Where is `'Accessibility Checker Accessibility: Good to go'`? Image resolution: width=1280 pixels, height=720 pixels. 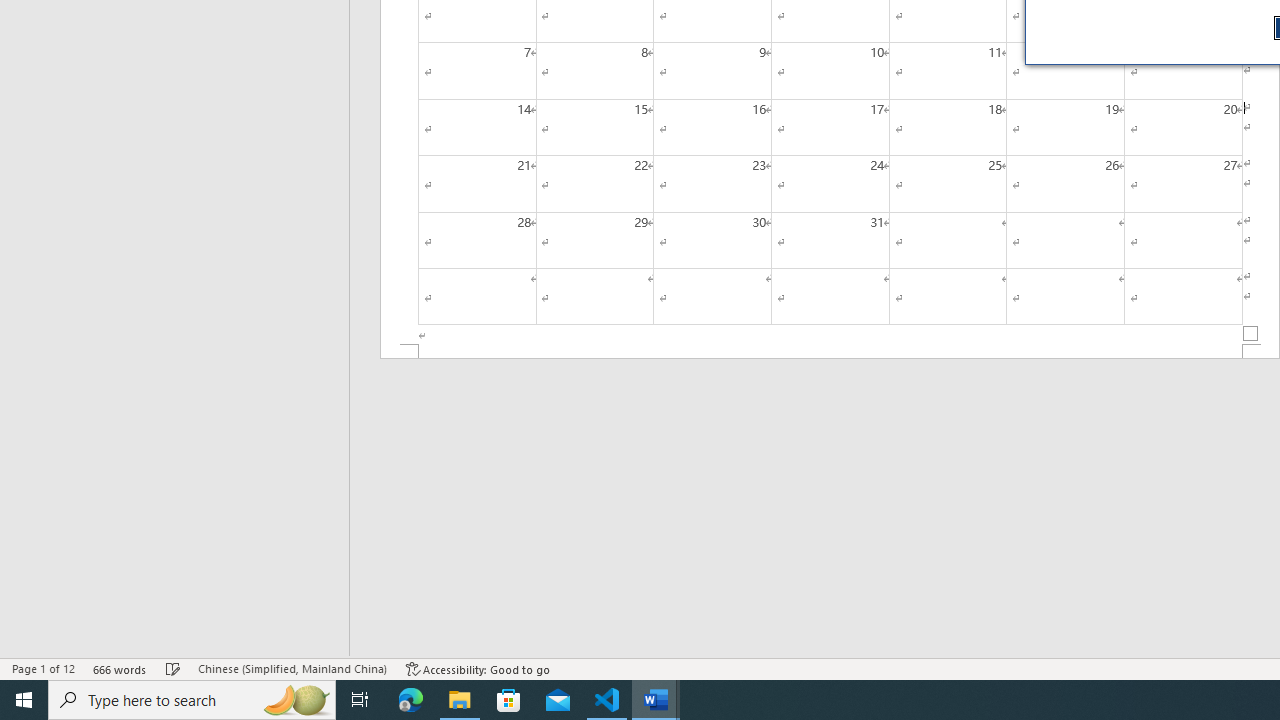
'Accessibility Checker Accessibility: Good to go' is located at coordinates (477, 669).